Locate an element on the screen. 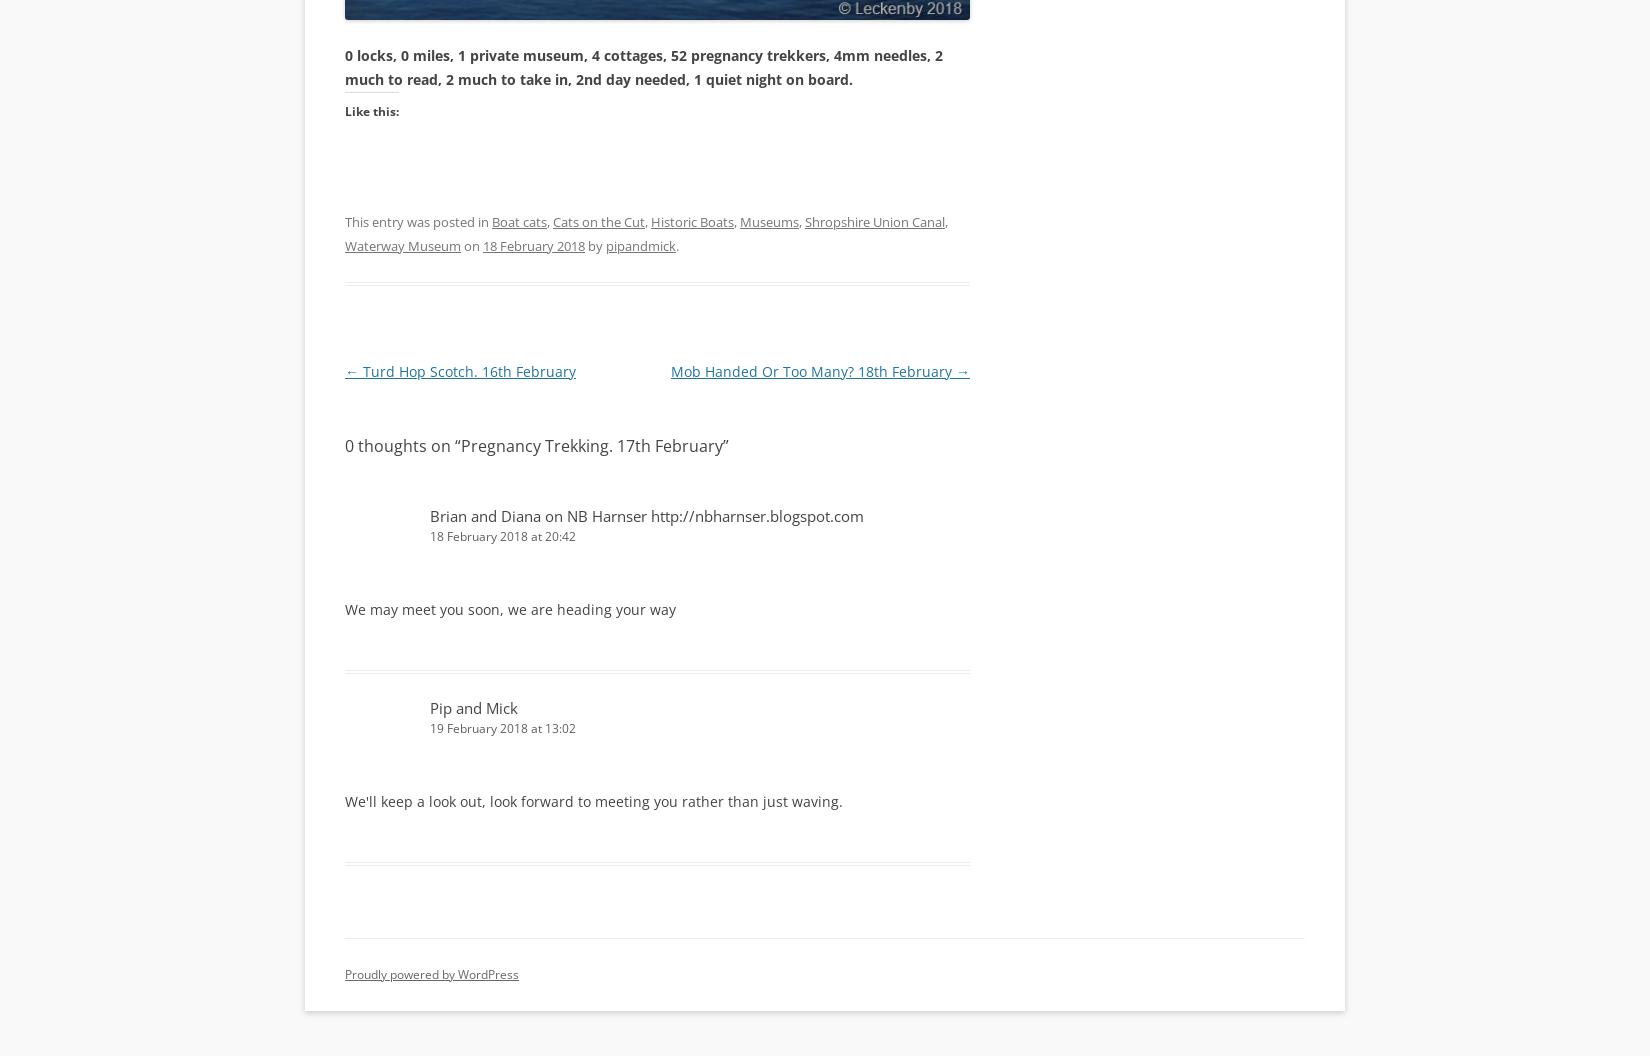 The width and height of the screenshot is (1650, 1056). 'on' is located at coordinates (471, 243).